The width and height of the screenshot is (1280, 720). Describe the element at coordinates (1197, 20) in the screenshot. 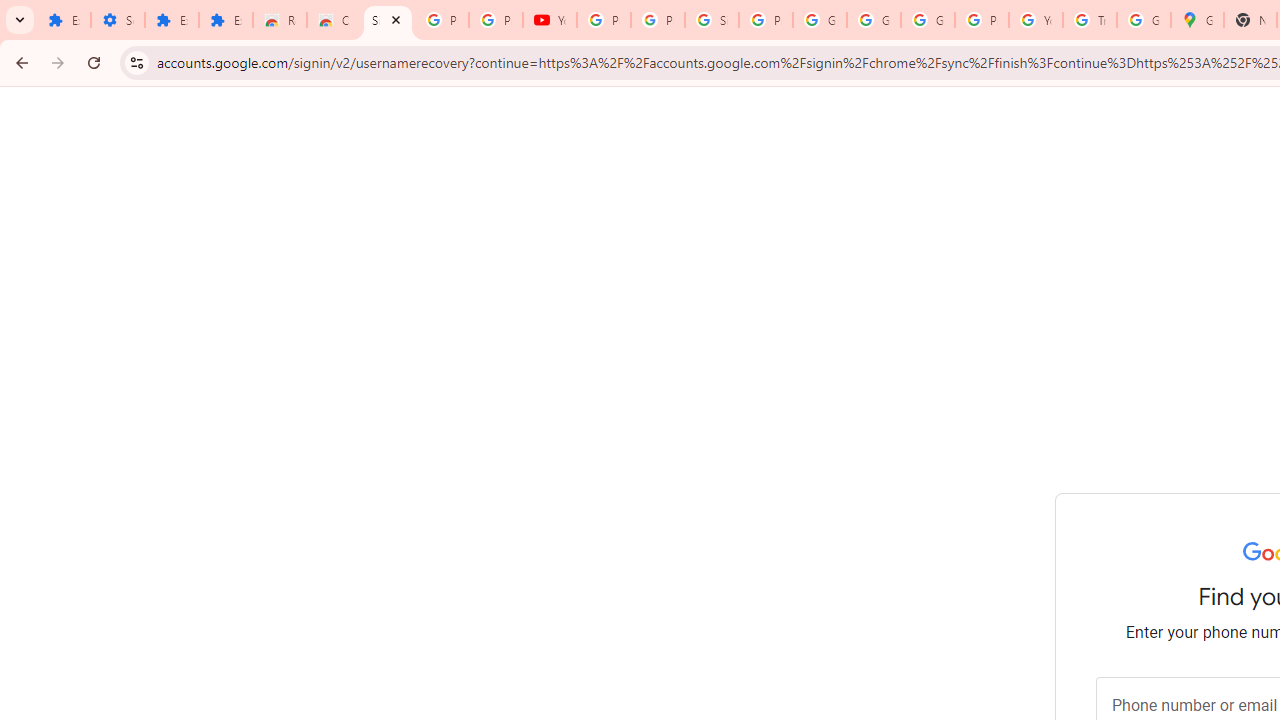

I see `'Google Maps'` at that location.